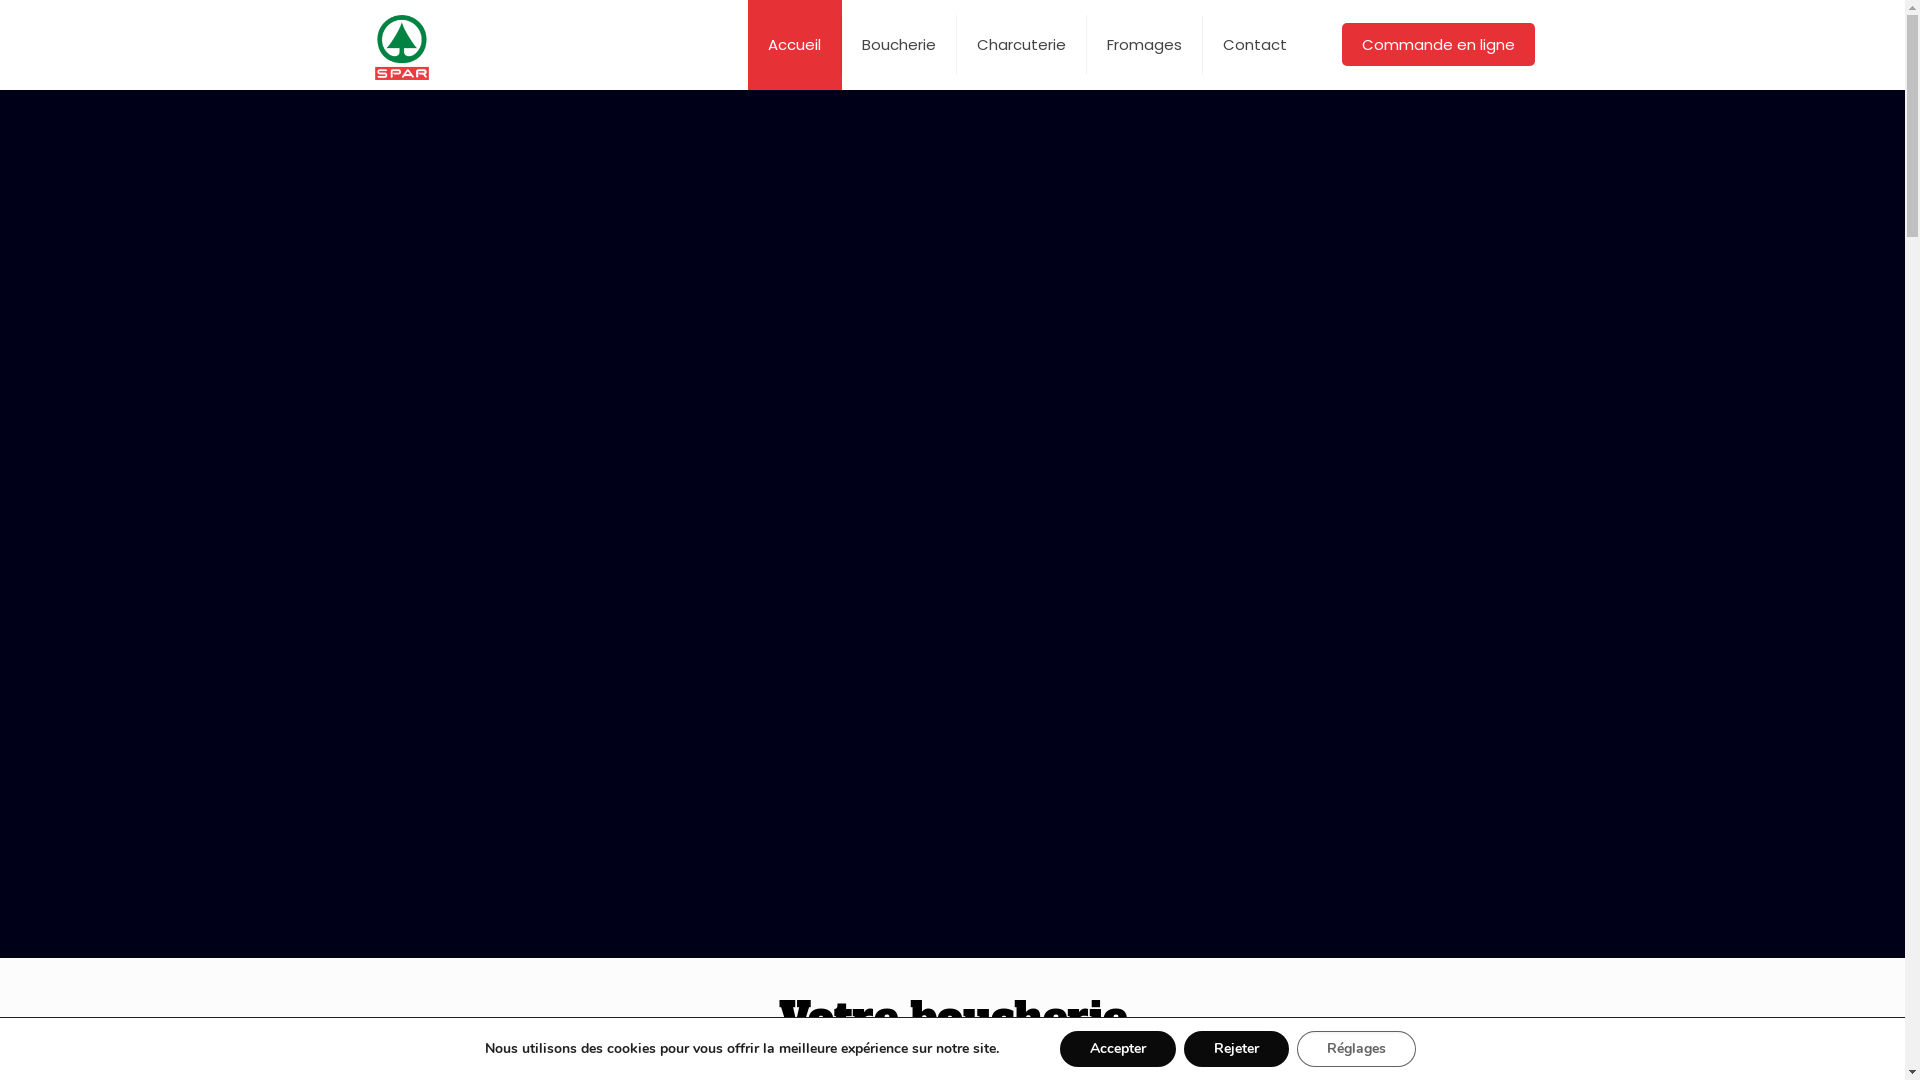  Describe the element at coordinates (1235, 1048) in the screenshot. I see `'Rejeter'` at that location.